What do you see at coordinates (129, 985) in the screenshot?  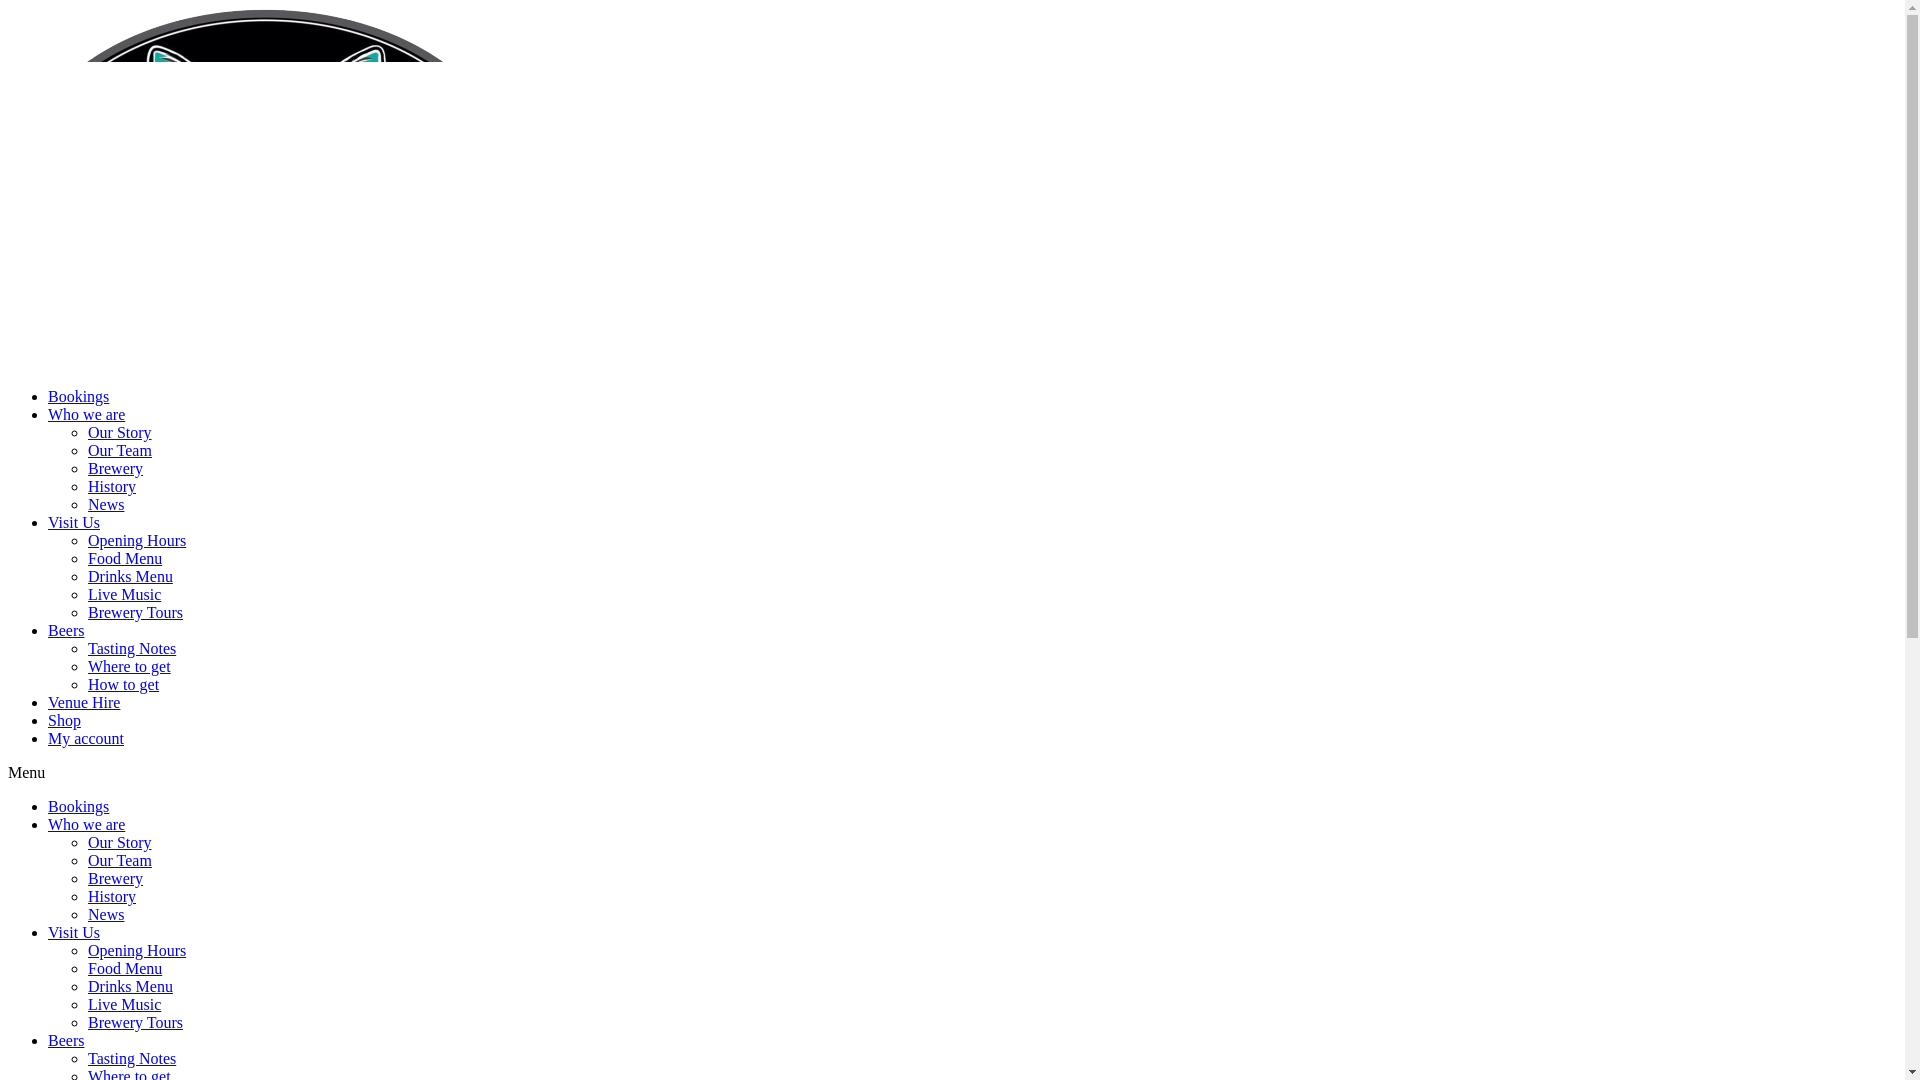 I see `'Drinks Menu'` at bounding box center [129, 985].